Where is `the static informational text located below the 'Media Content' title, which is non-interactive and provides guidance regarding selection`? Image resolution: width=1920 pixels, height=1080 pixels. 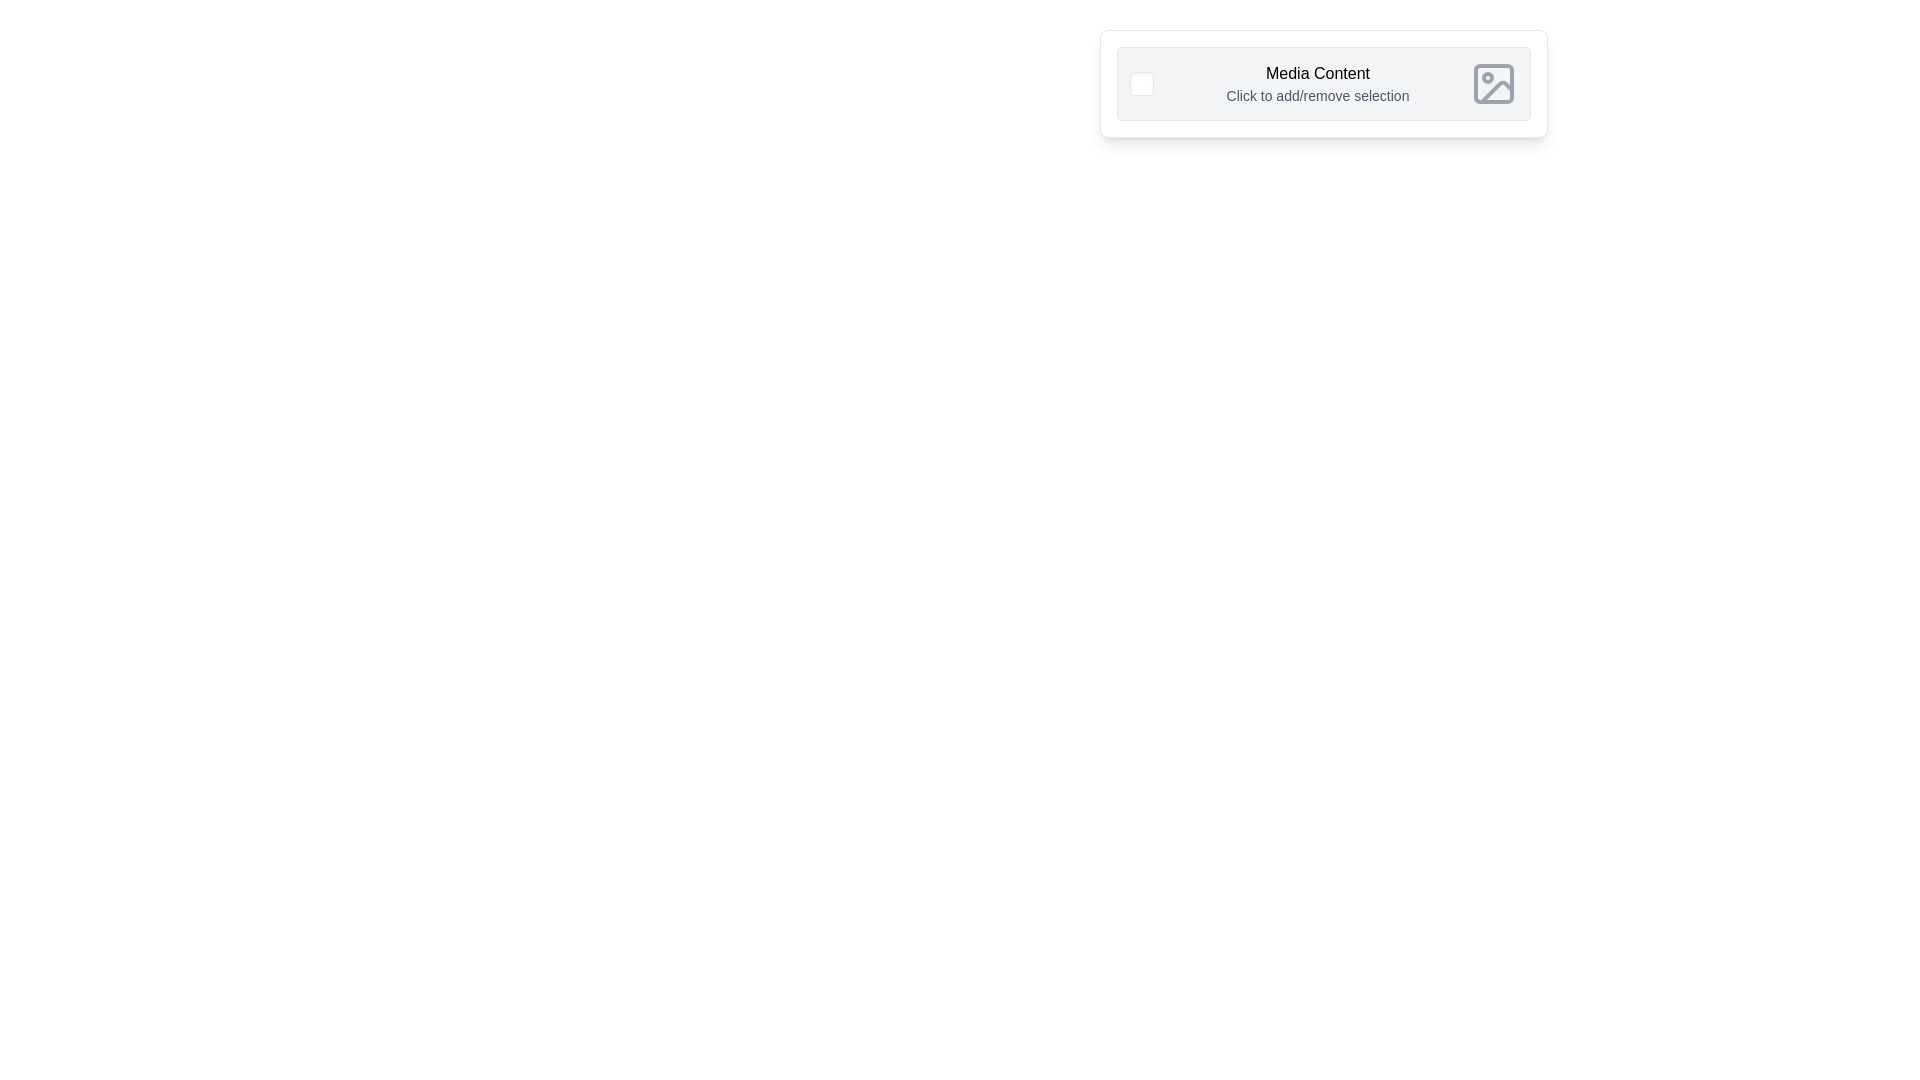 the static informational text located below the 'Media Content' title, which is non-interactive and provides guidance regarding selection is located at coordinates (1318, 96).